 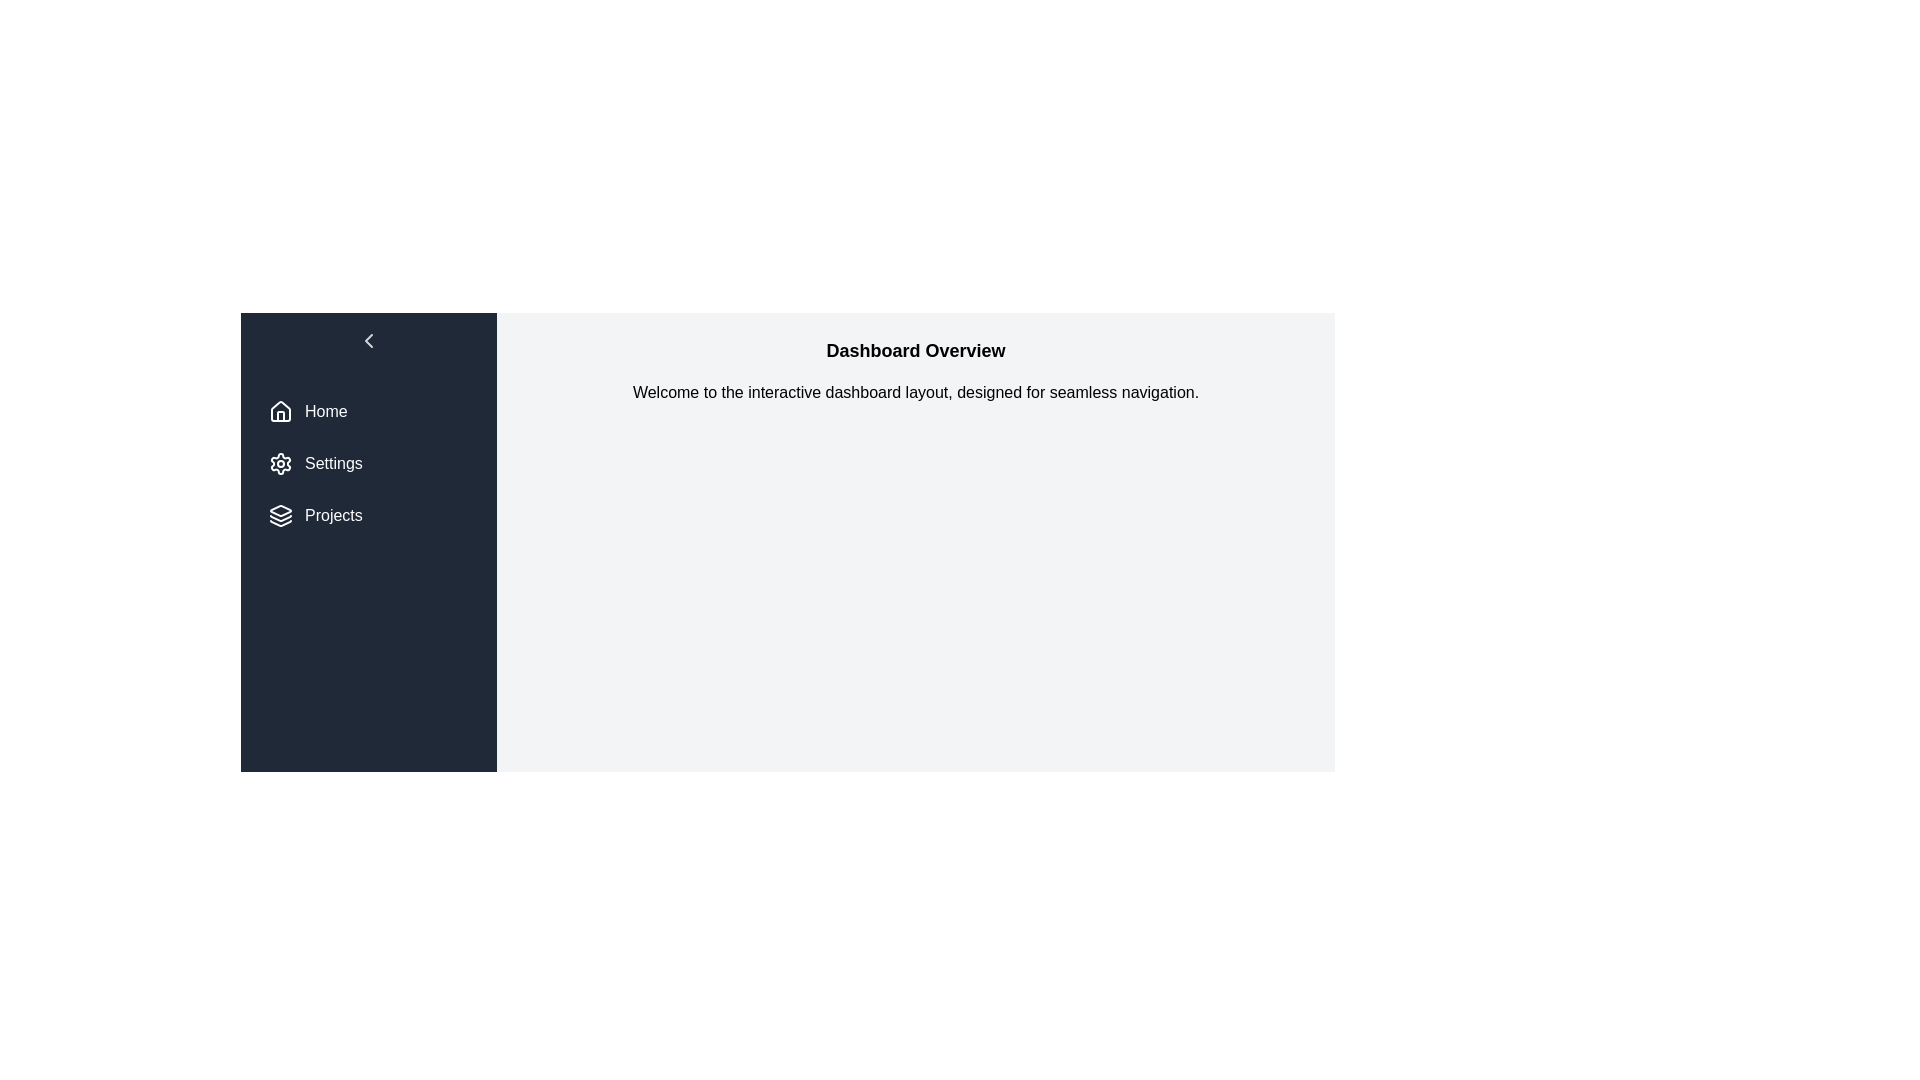 I want to click on the vertical rectangular segment of the vector graphic resembling the shape of a house, positioned within the home icon in the navigation panel, so click(x=280, y=415).